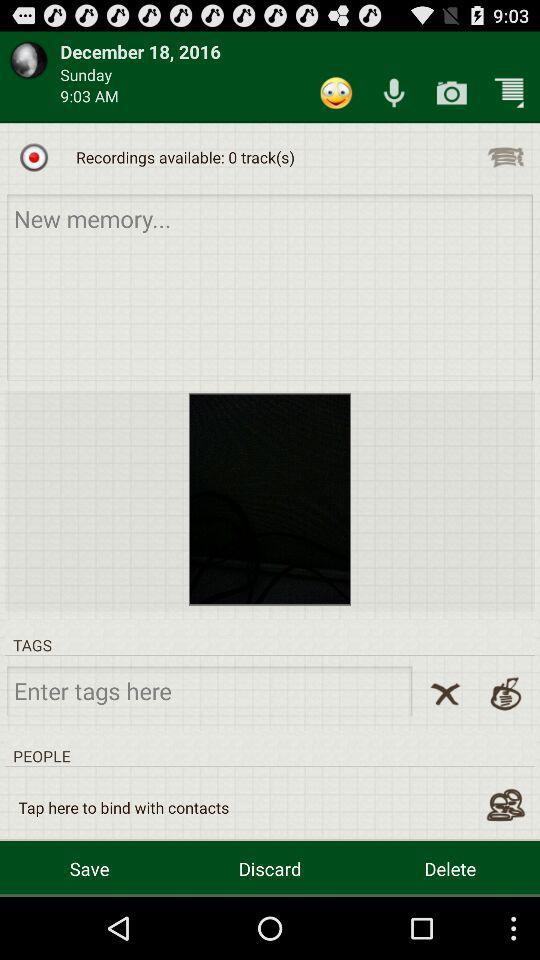 The image size is (540, 960). Describe the element at coordinates (451, 93) in the screenshot. I see `the camera icon on the web page` at that location.